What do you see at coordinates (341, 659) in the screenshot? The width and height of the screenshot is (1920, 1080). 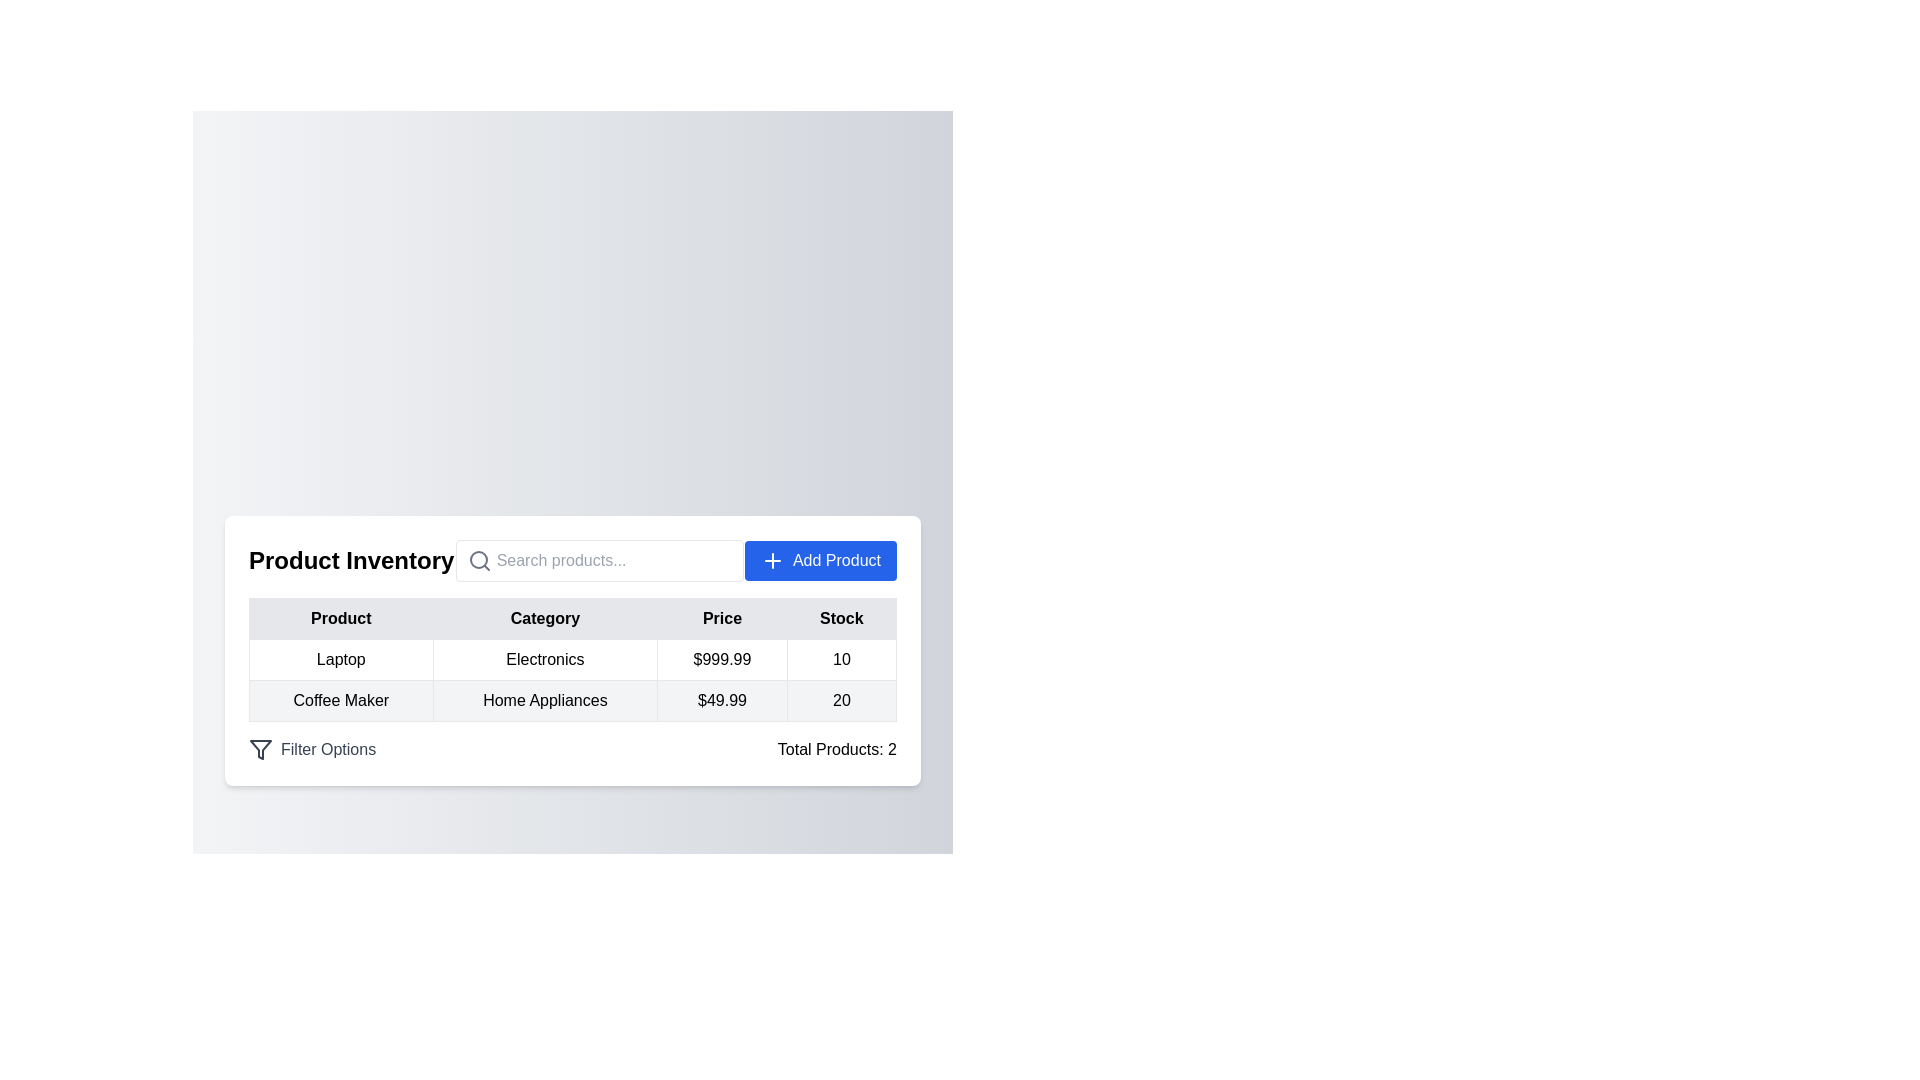 I see `the static text label element reading 'Laptop' in the 'Product Inventory' table, which is located in the first row under the 'Product' column` at bounding box center [341, 659].